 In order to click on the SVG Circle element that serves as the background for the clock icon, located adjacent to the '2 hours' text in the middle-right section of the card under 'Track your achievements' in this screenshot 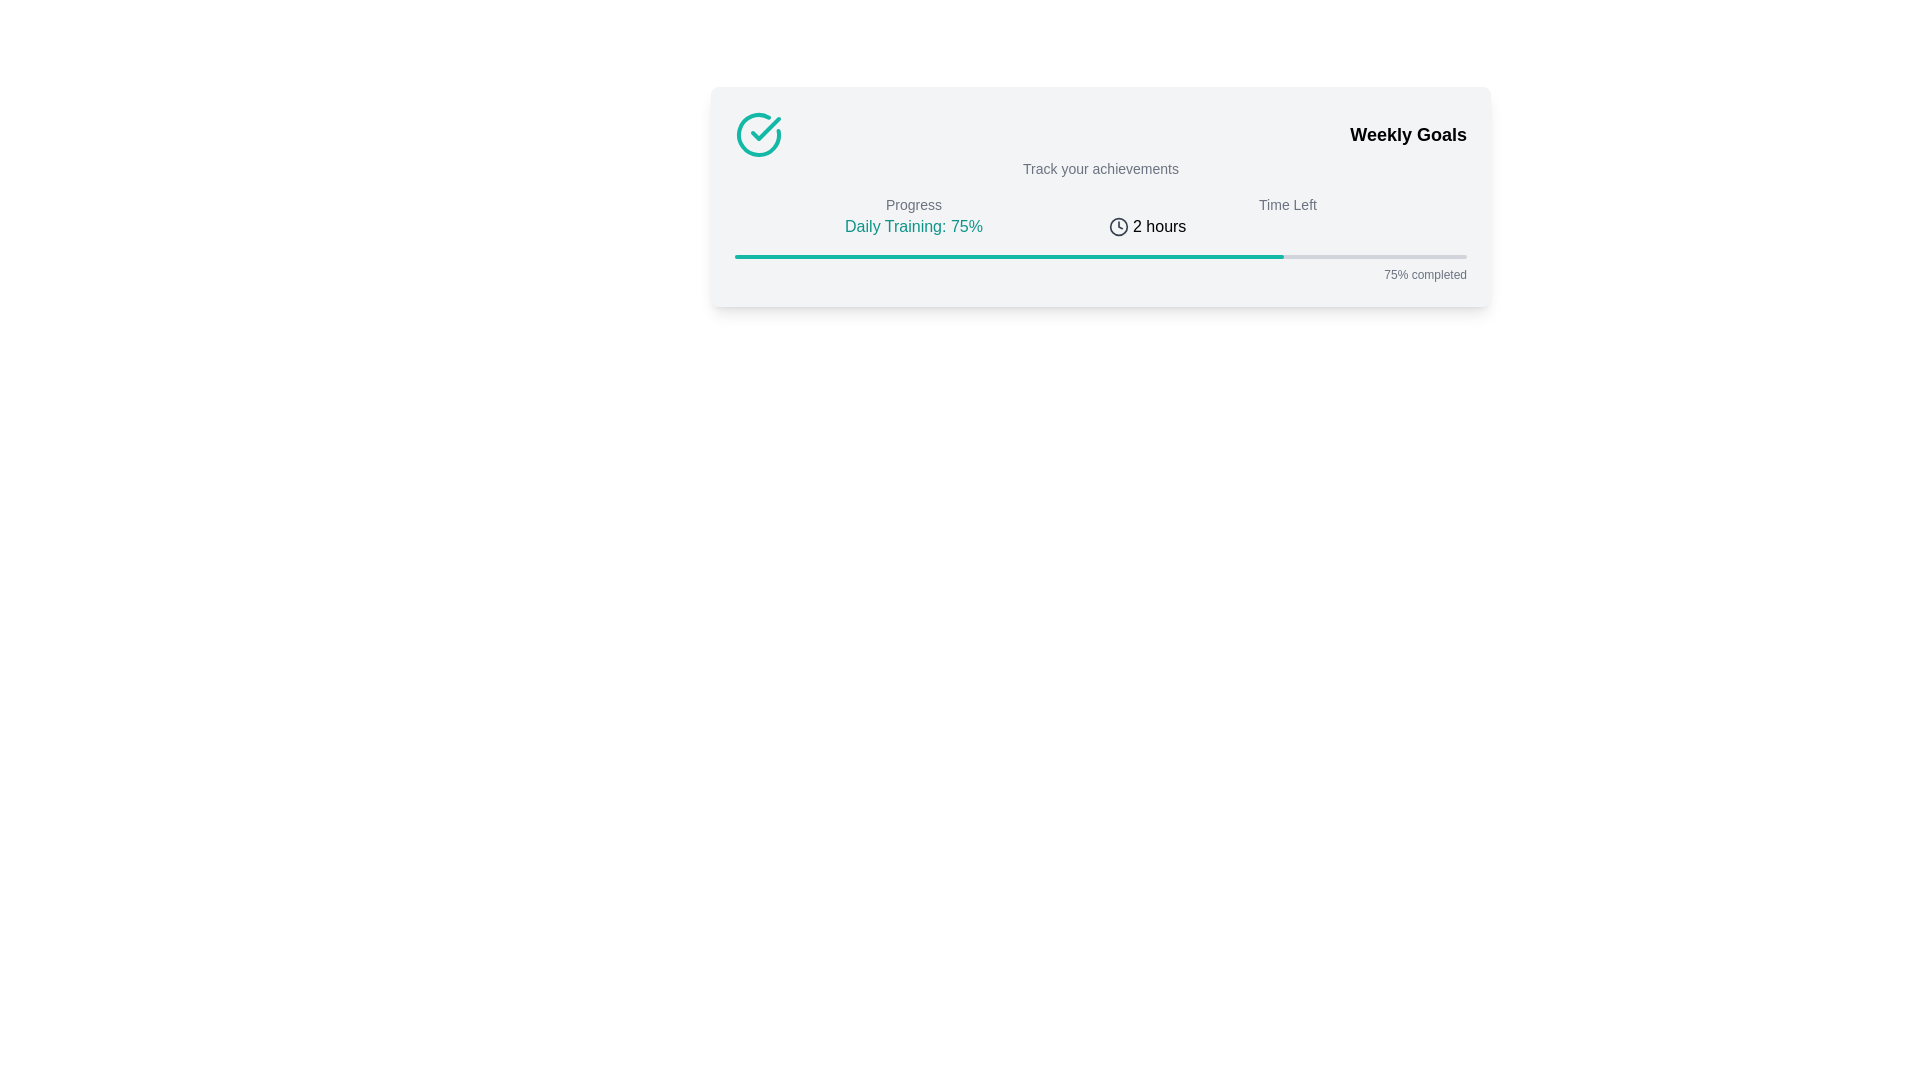, I will do `click(1117, 226)`.